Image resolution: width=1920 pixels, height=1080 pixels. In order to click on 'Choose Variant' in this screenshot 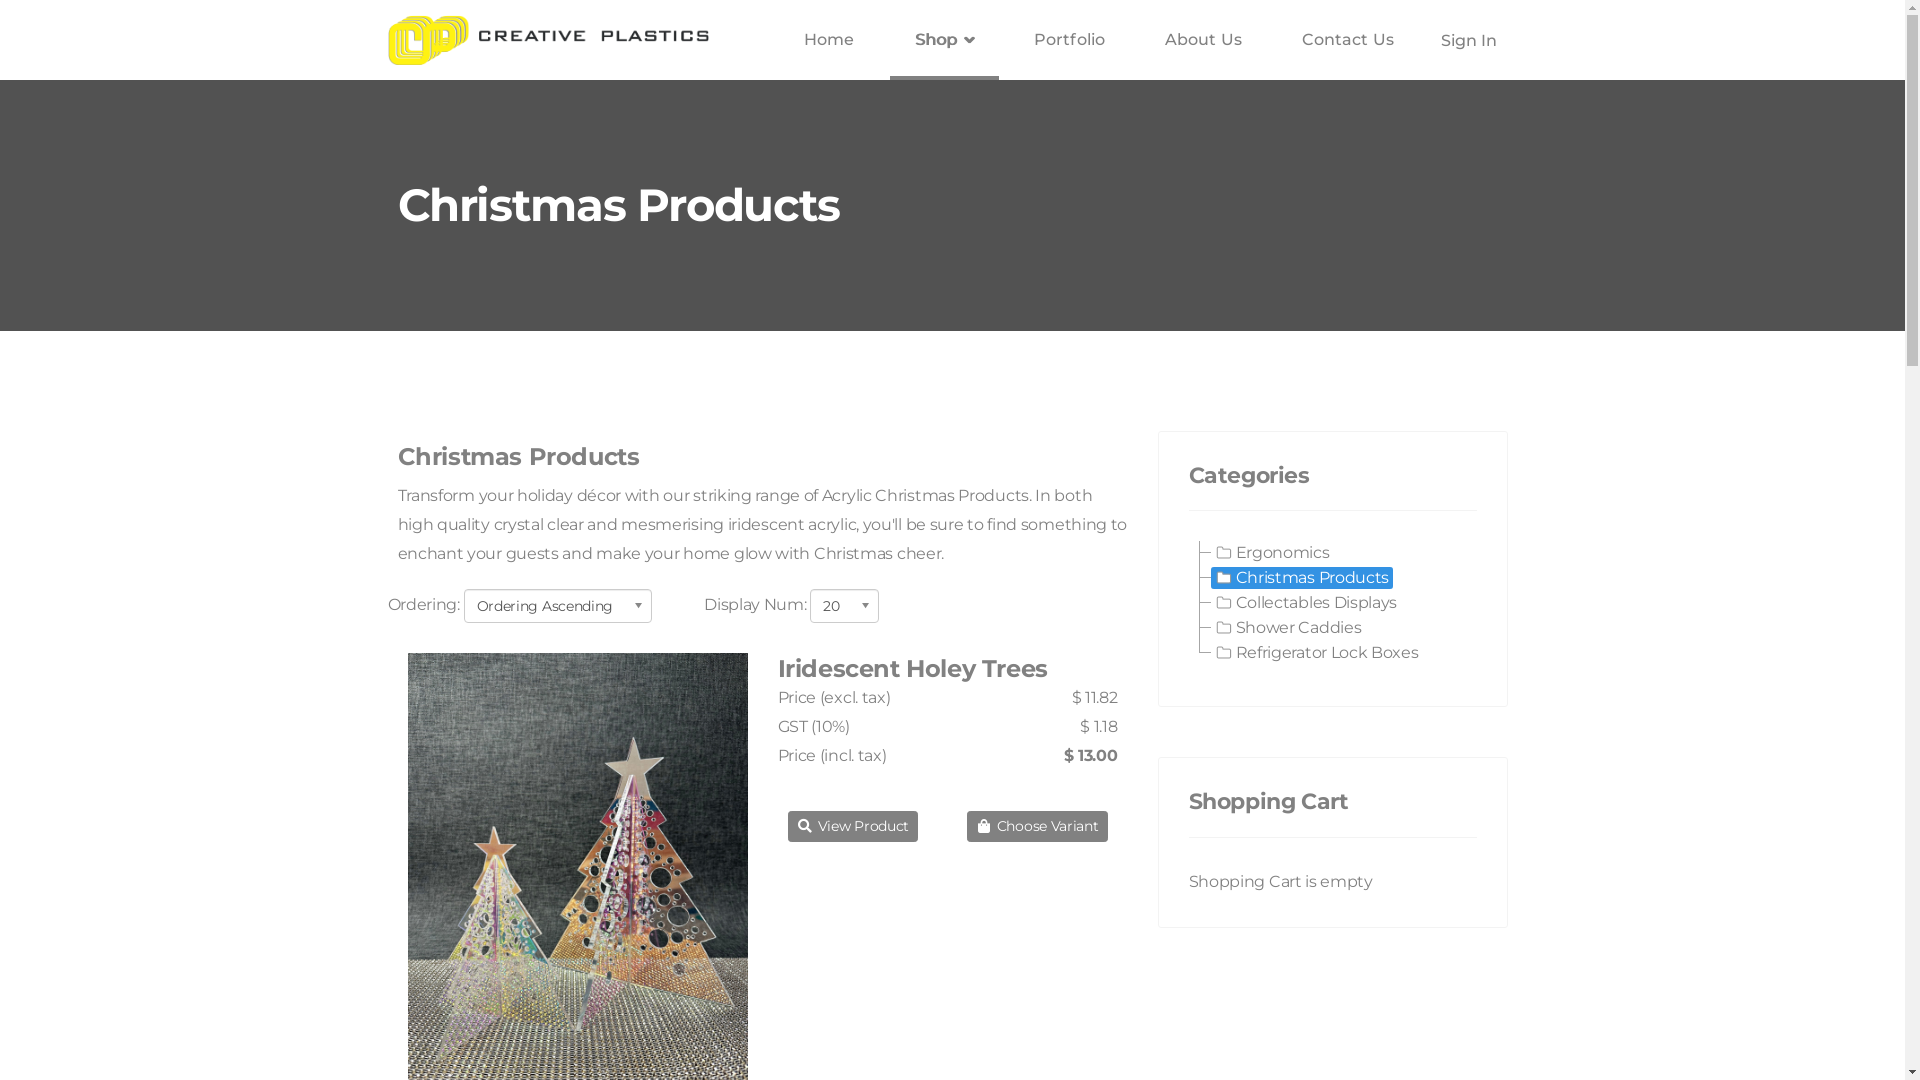, I will do `click(1036, 826)`.